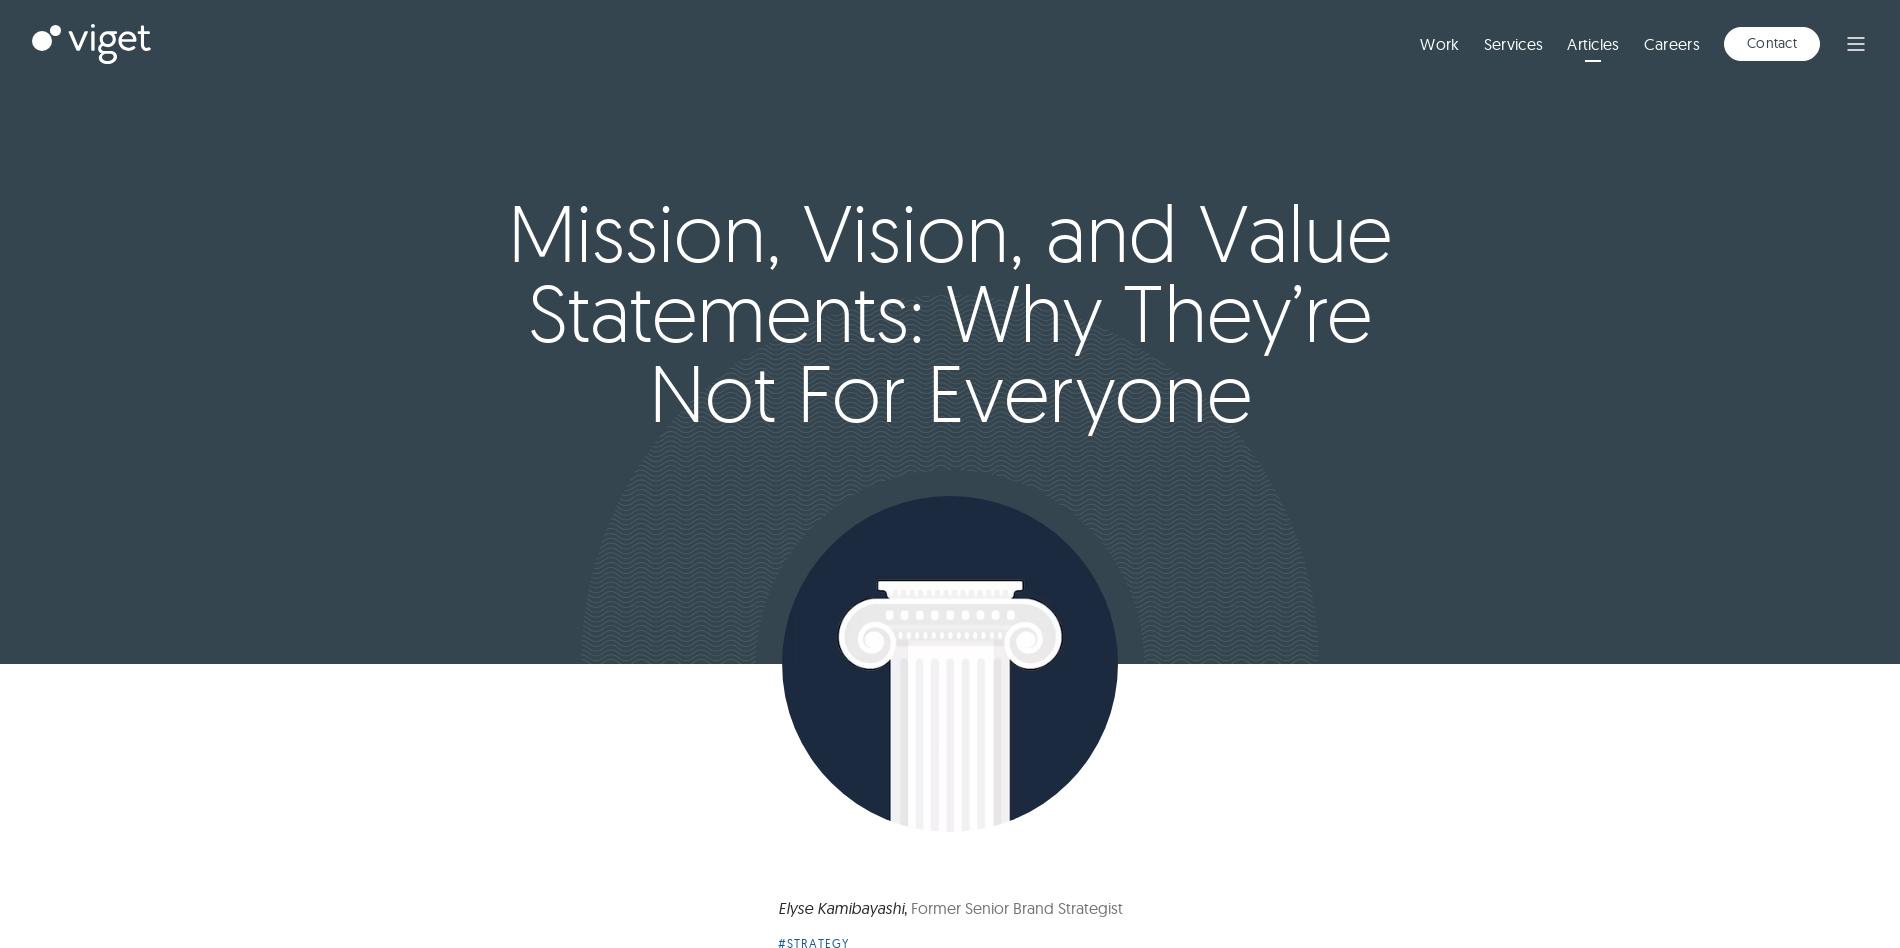 The image size is (1900, 948). Describe the element at coordinates (938, 358) in the screenshot. I see `'don’t drum up the people'` at that location.